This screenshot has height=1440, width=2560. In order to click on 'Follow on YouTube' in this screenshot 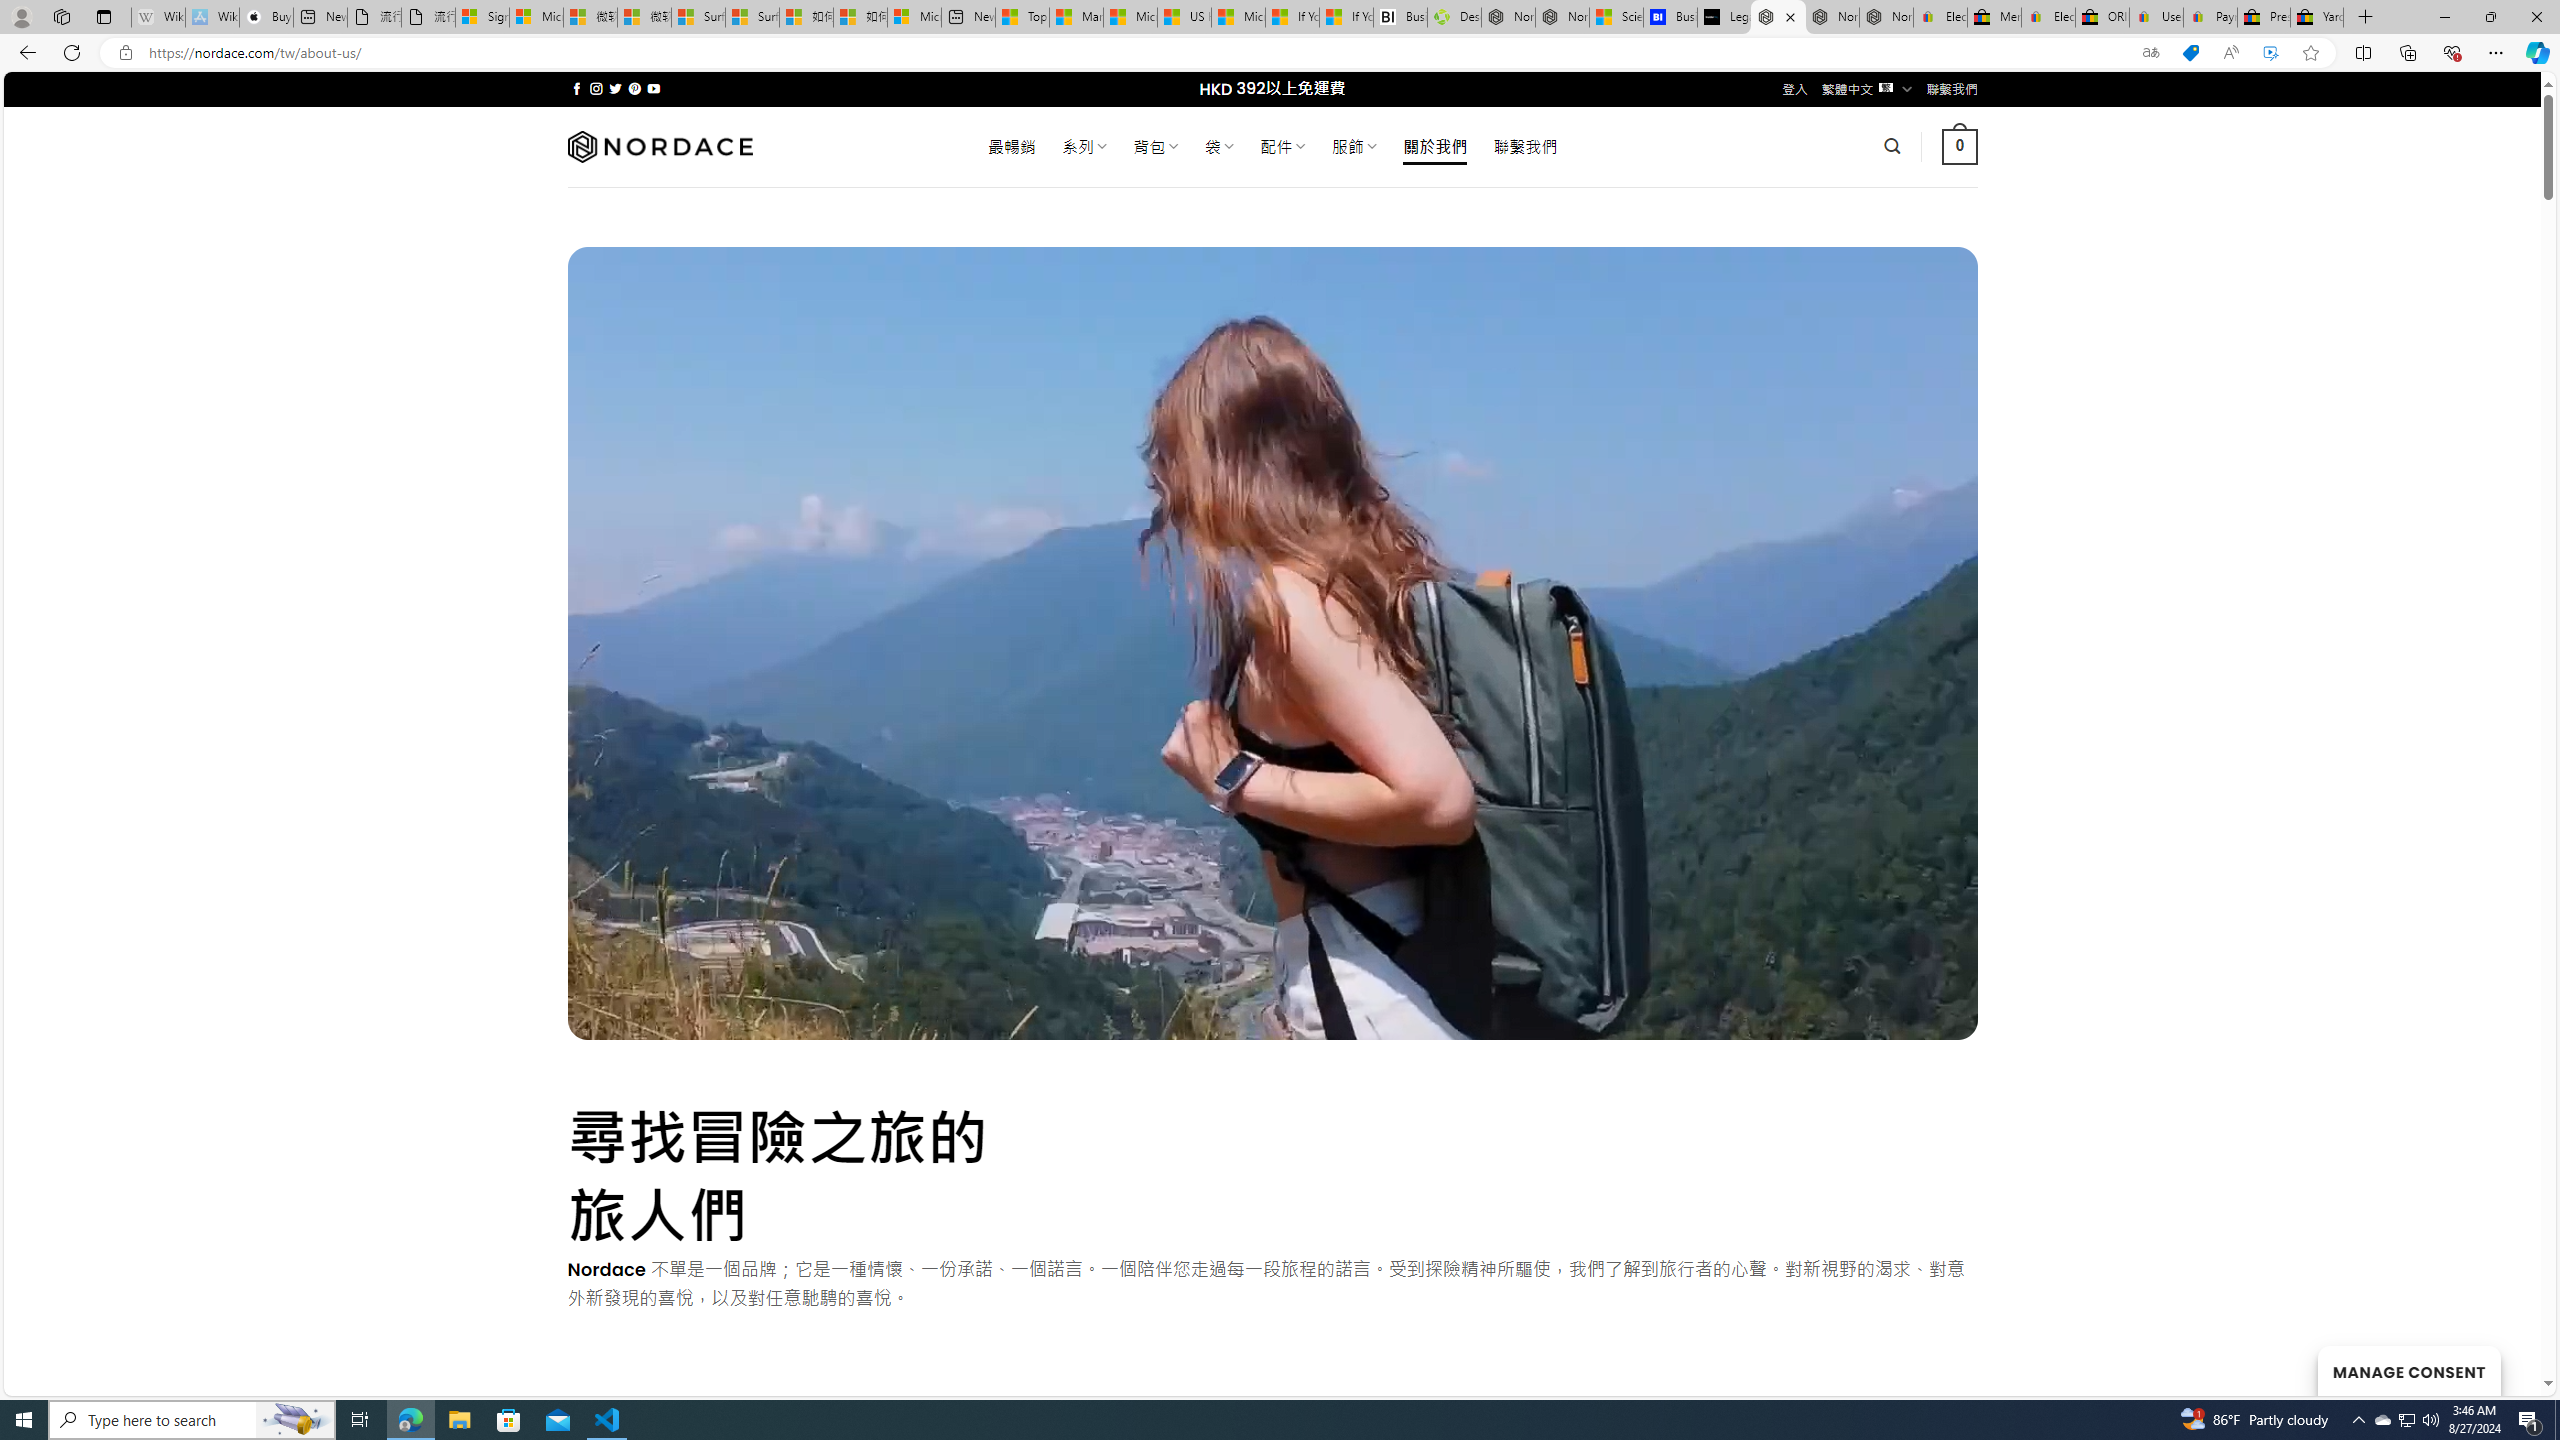, I will do `click(653, 88)`.